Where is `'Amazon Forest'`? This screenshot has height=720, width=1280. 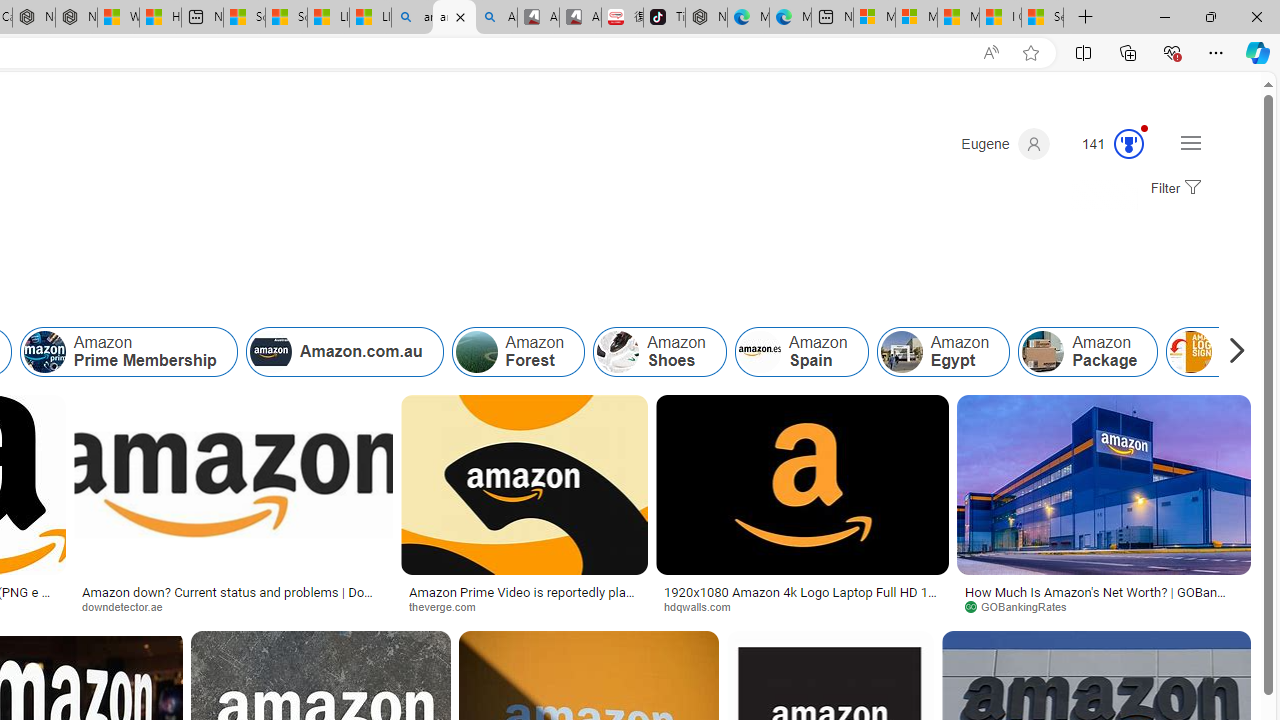
'Amazon Forest' is located at coordinates (475, 351).